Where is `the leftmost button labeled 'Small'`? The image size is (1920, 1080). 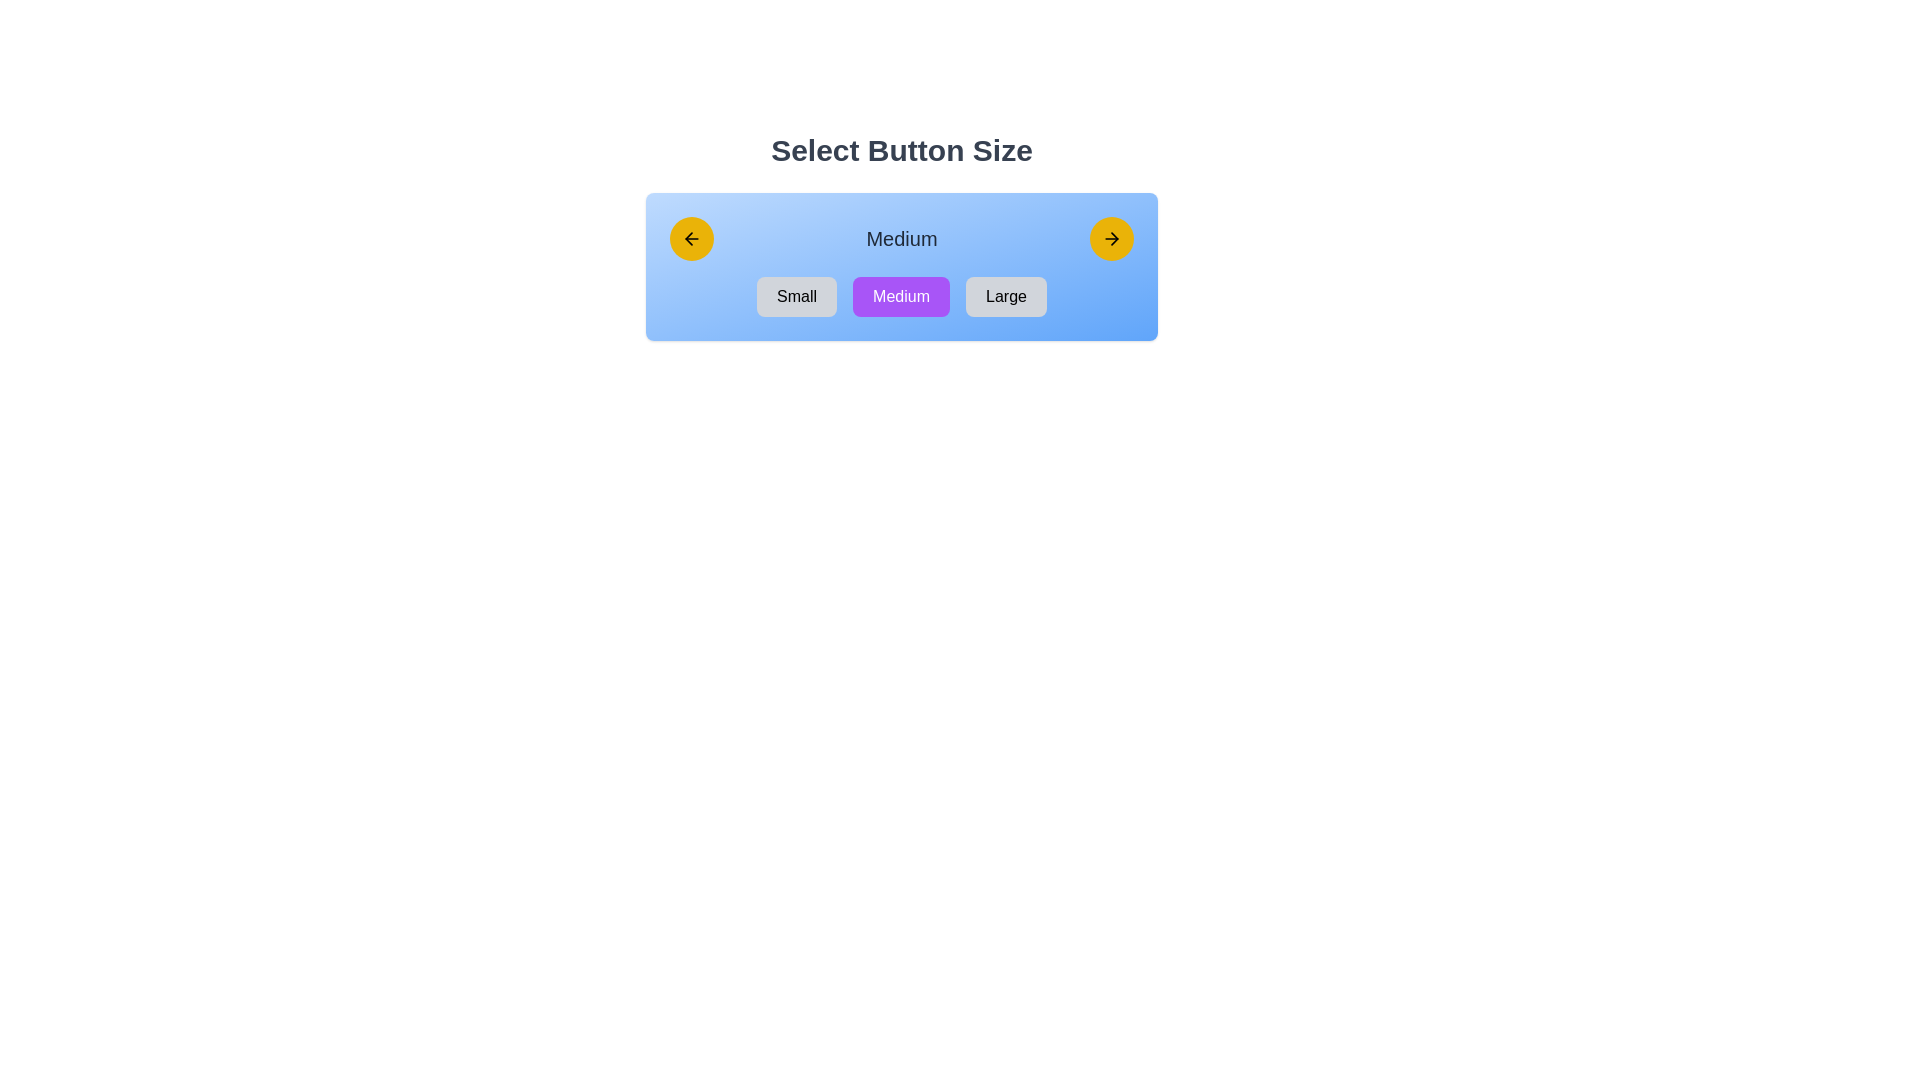 the leftmost button labeled 'Small' is located at coordinates (796, 297).